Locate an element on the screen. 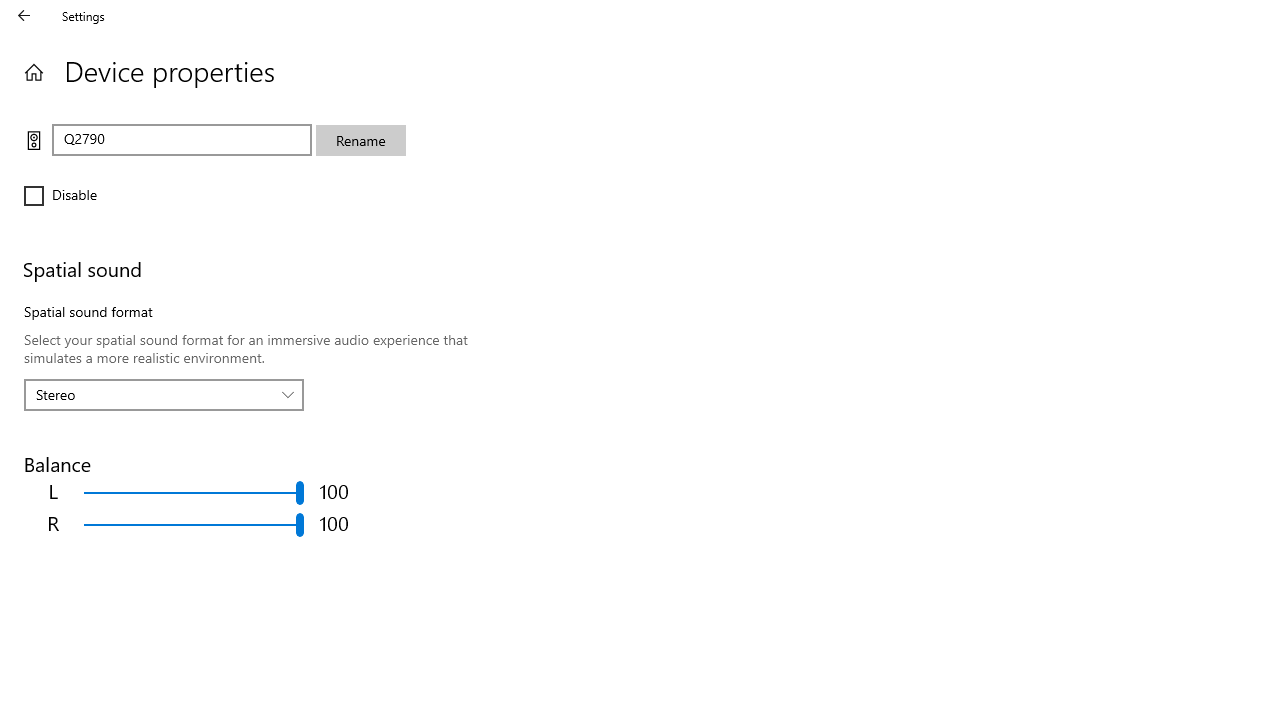 Image resolution: width=1280 pixels, height=720 pixels. 'Back' is located at coordinates (24, 15).